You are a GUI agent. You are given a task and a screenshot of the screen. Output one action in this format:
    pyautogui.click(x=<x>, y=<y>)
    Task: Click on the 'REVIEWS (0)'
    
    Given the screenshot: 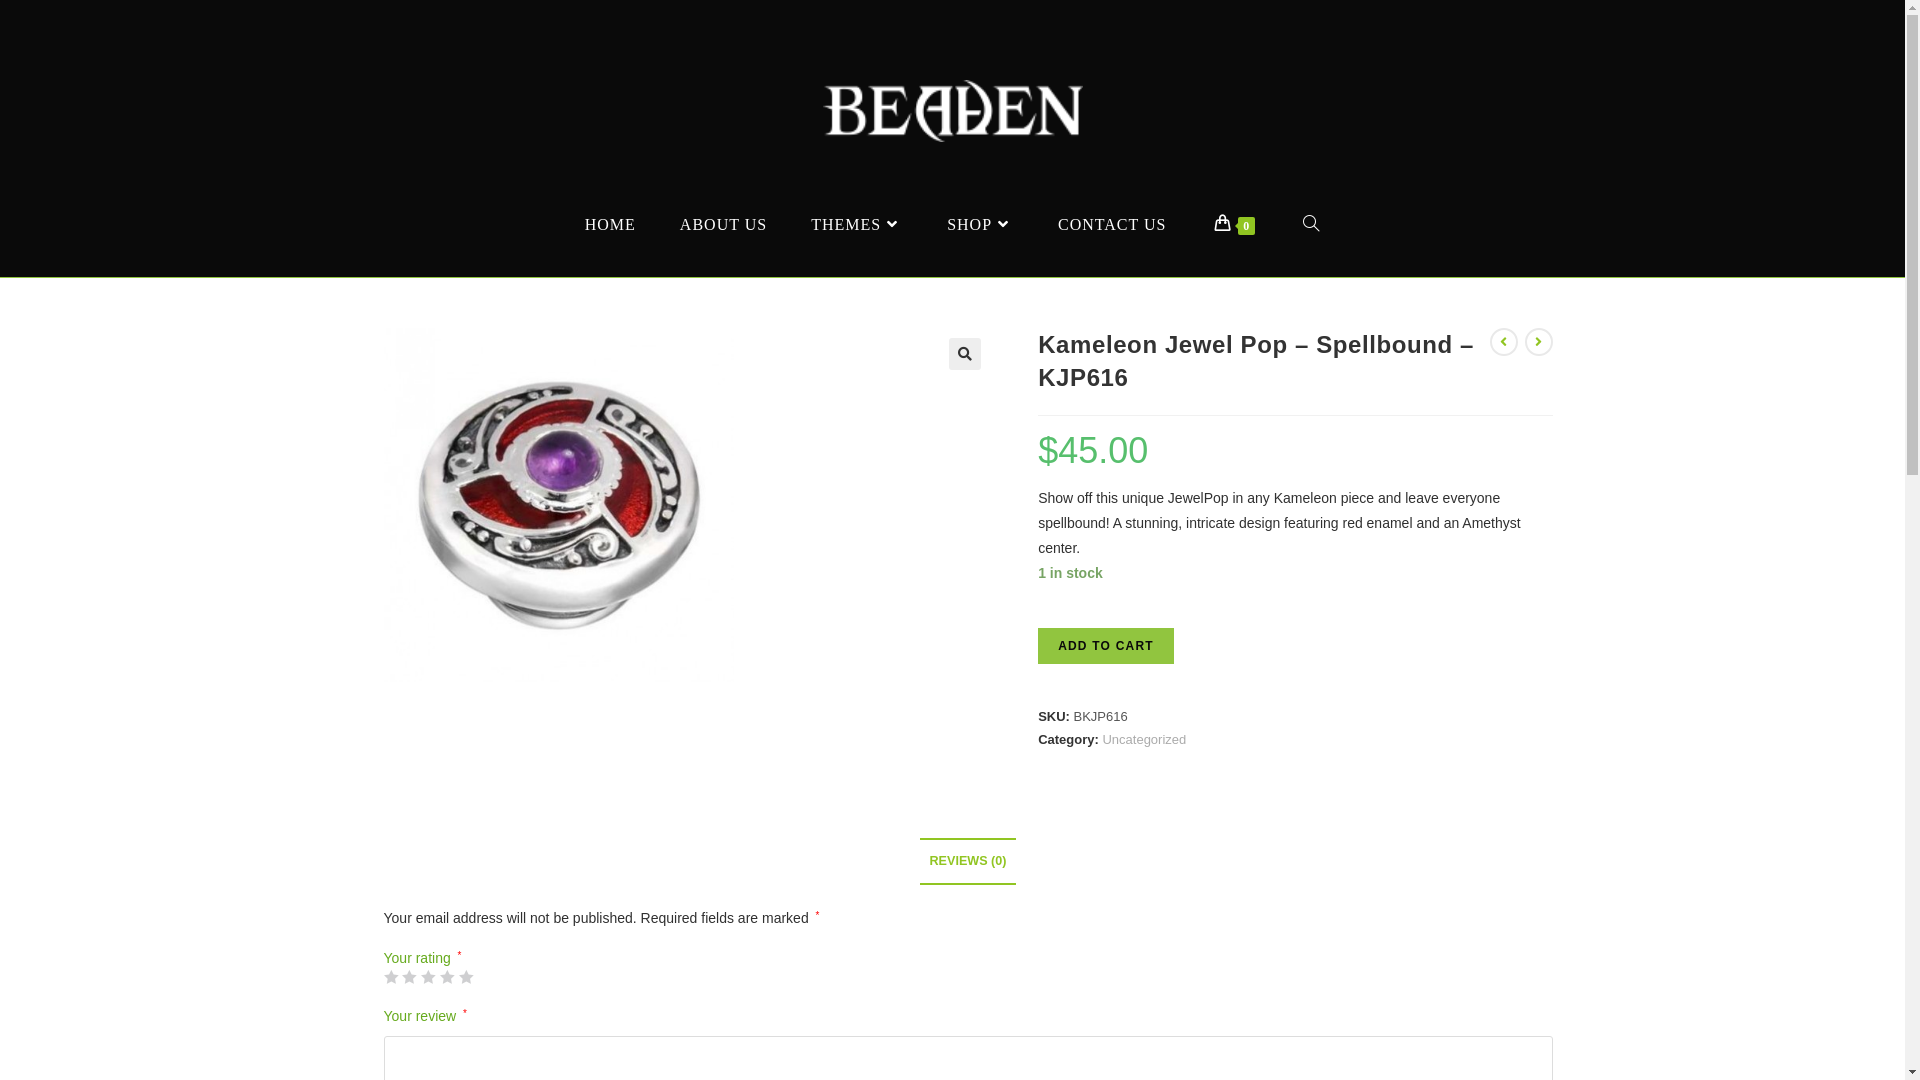 What is the action you would take?
    pyautogui.click(x=968, y=860)
    